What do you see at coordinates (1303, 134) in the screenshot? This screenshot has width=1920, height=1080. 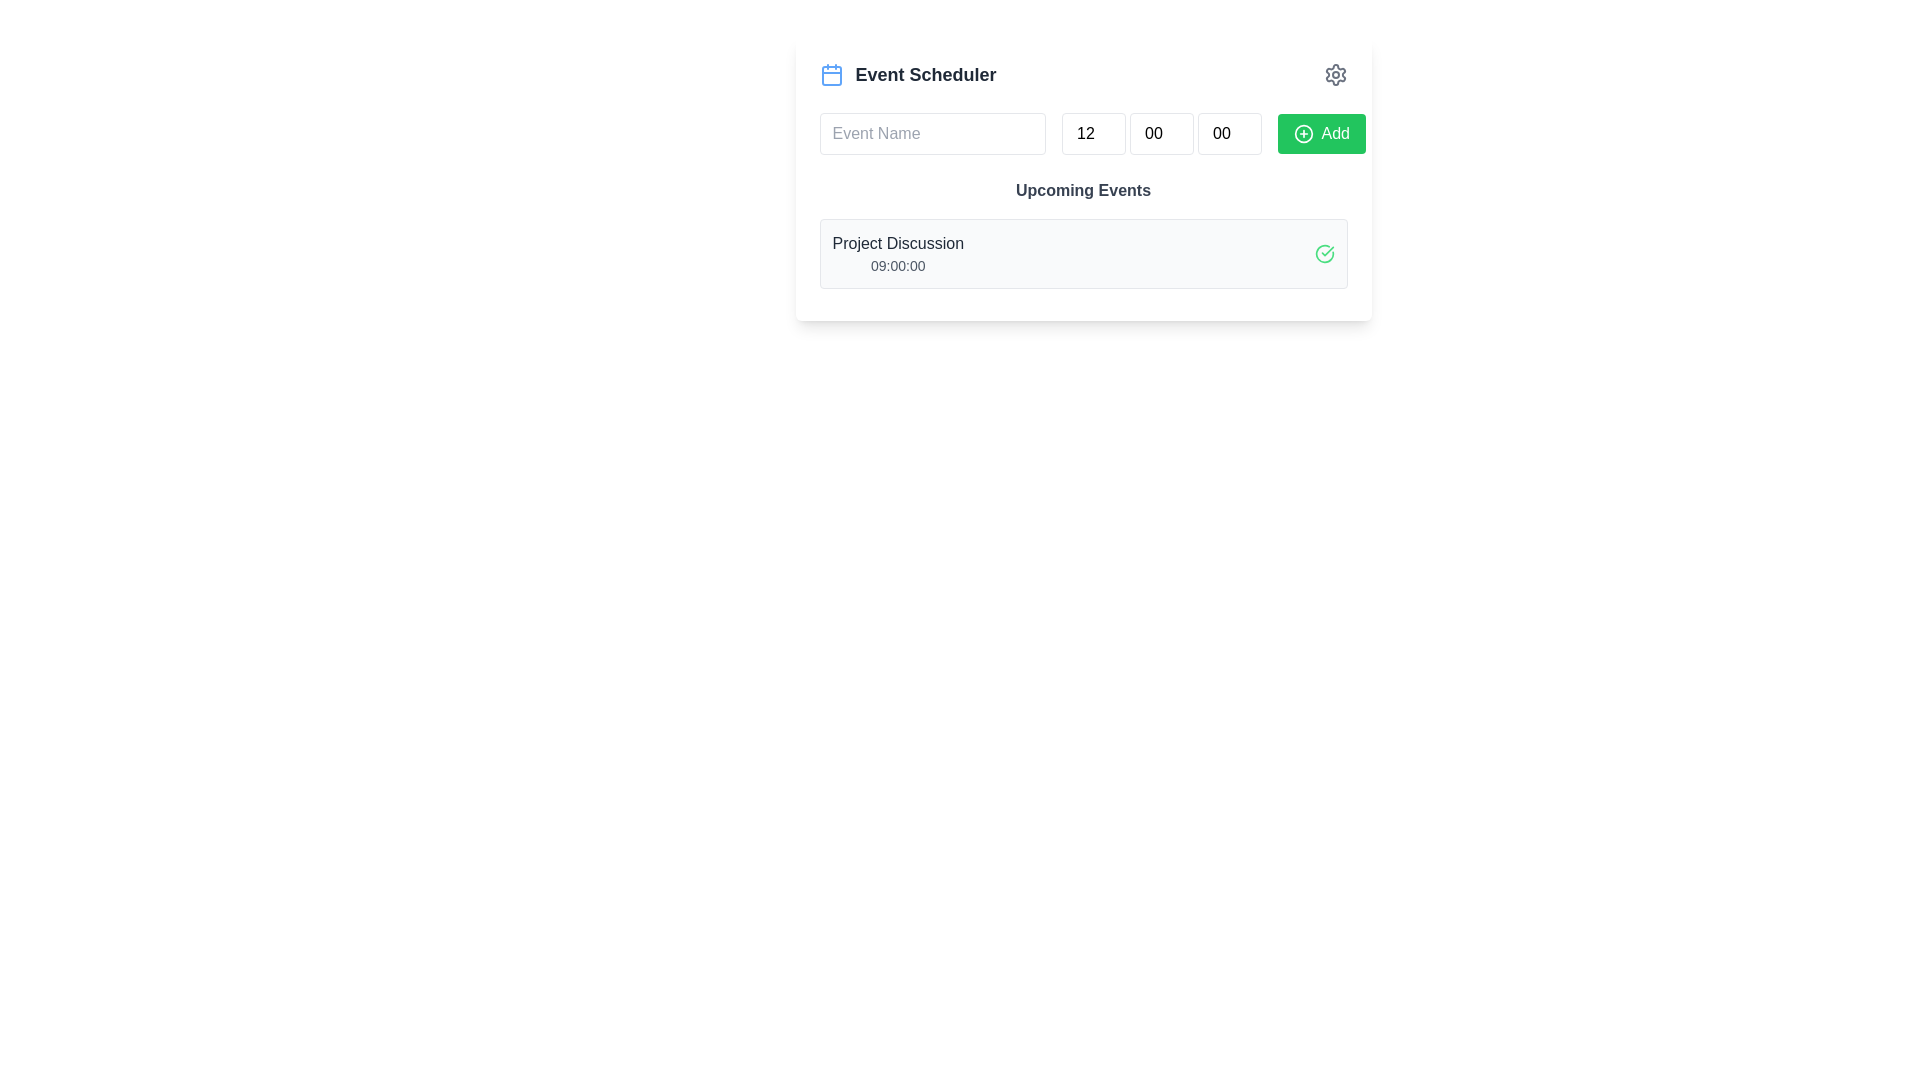 I see `the circular icon with a plus sign, which is located within the green button labeled 'Add' on the right side of the 'Event Scheduler' form interface` at bounding box center [1303, 134].